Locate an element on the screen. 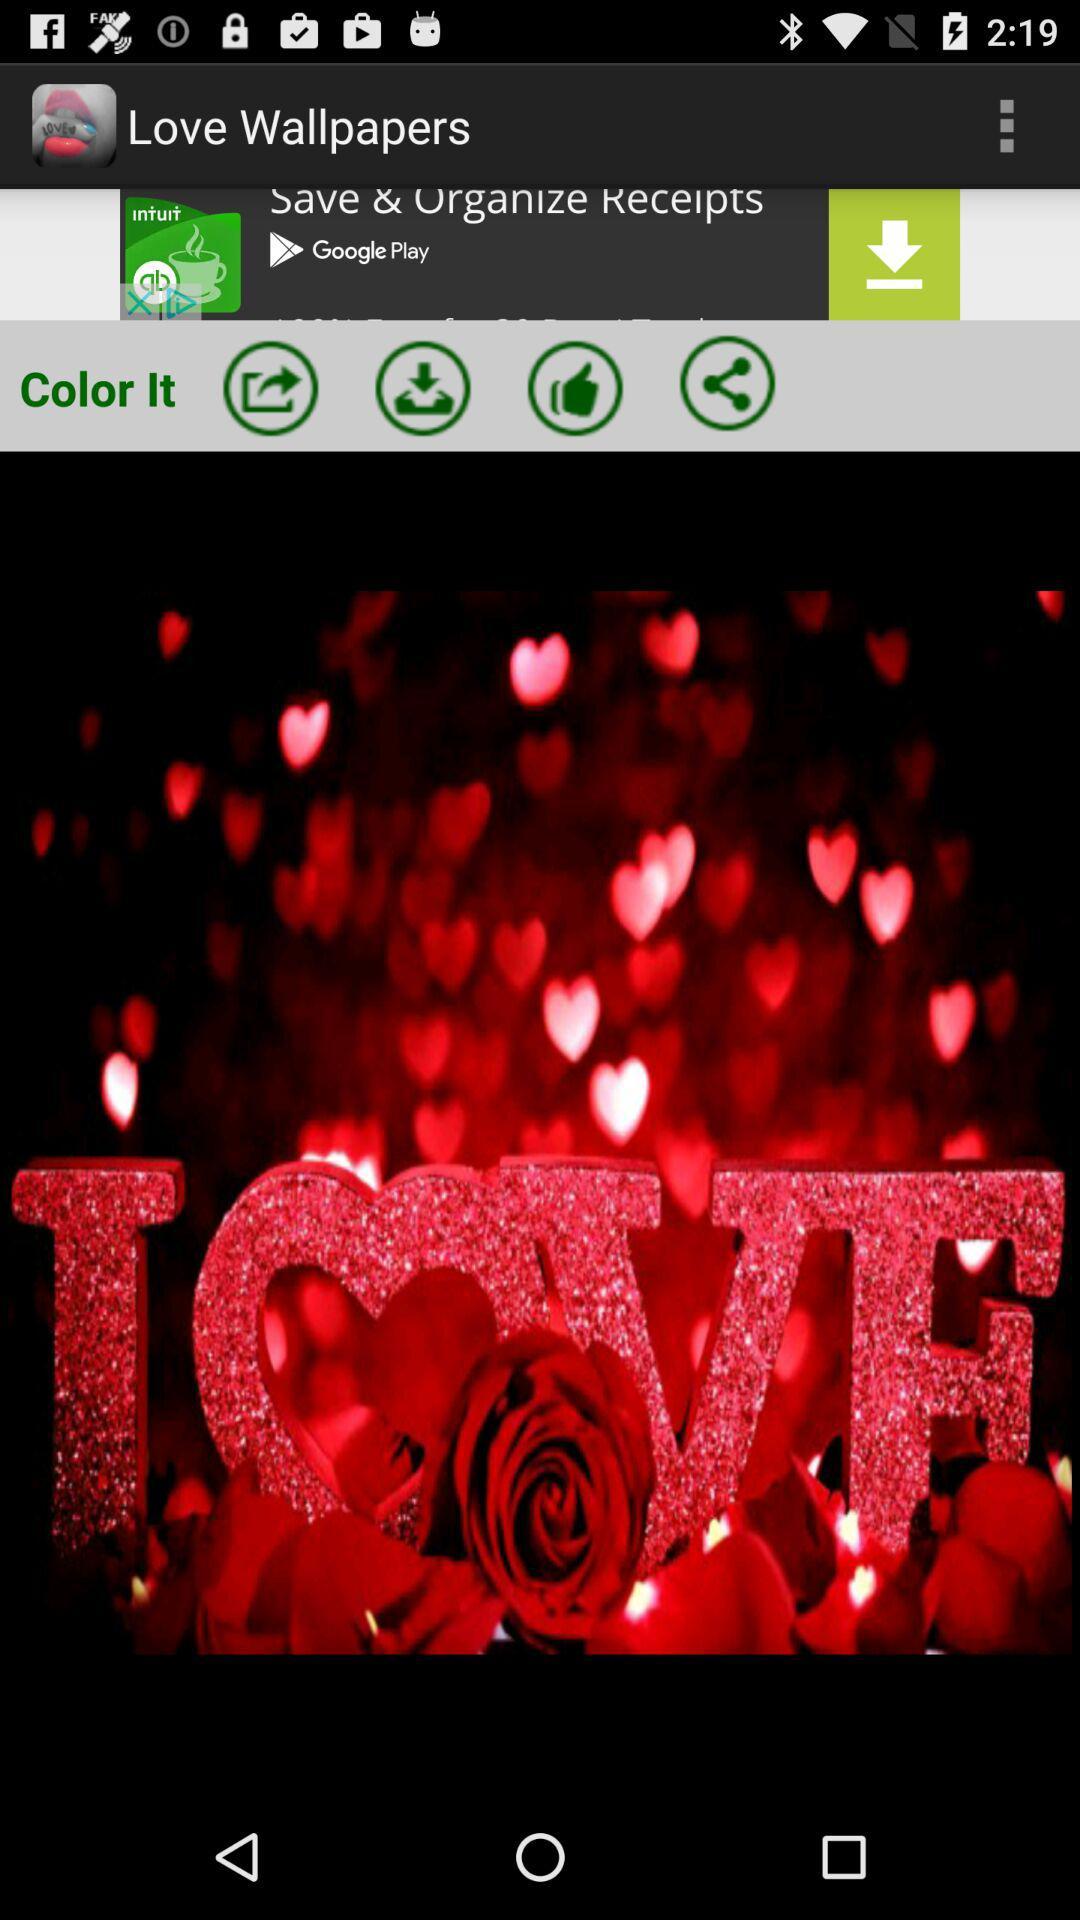 The width and height of the screenshot is (1080, 1920). download link is located at coordinates (540, 253).